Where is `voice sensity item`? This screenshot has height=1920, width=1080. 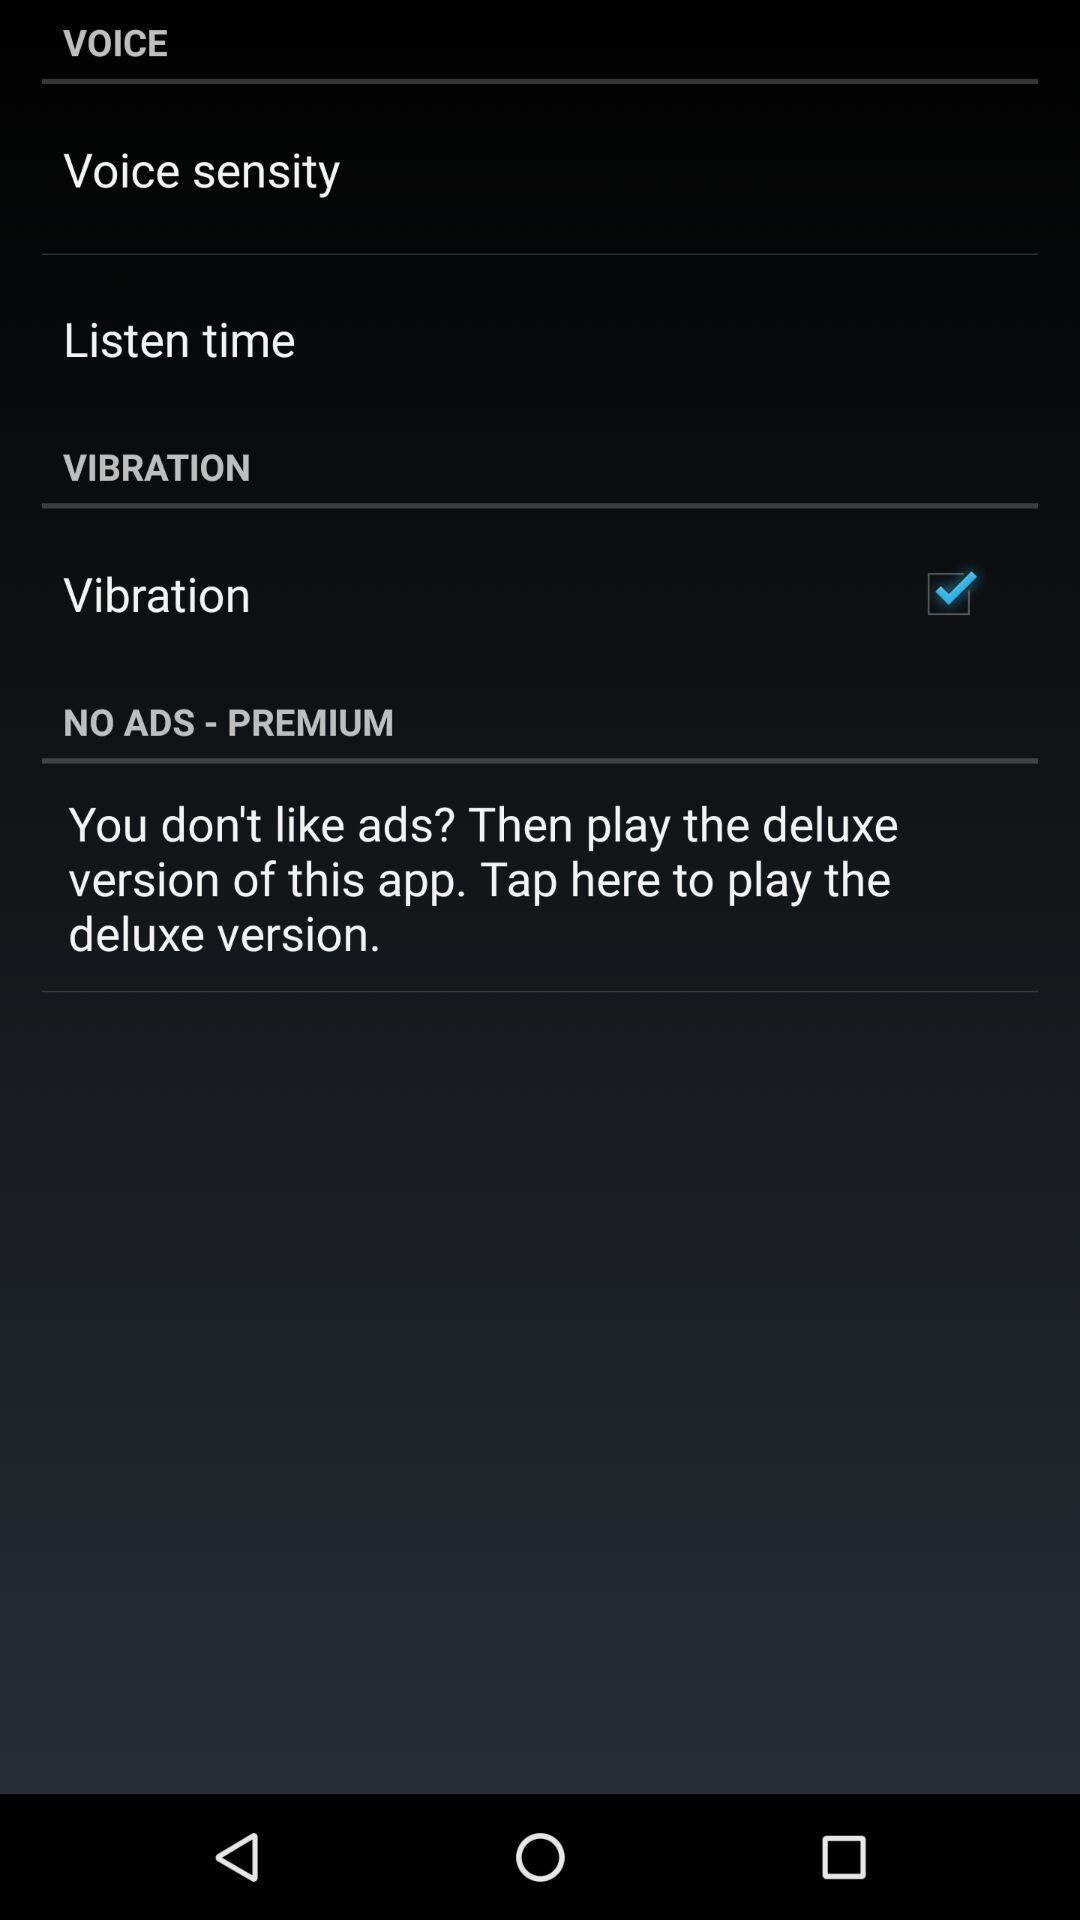
voice sensity item is located at coordinates (201, 169).